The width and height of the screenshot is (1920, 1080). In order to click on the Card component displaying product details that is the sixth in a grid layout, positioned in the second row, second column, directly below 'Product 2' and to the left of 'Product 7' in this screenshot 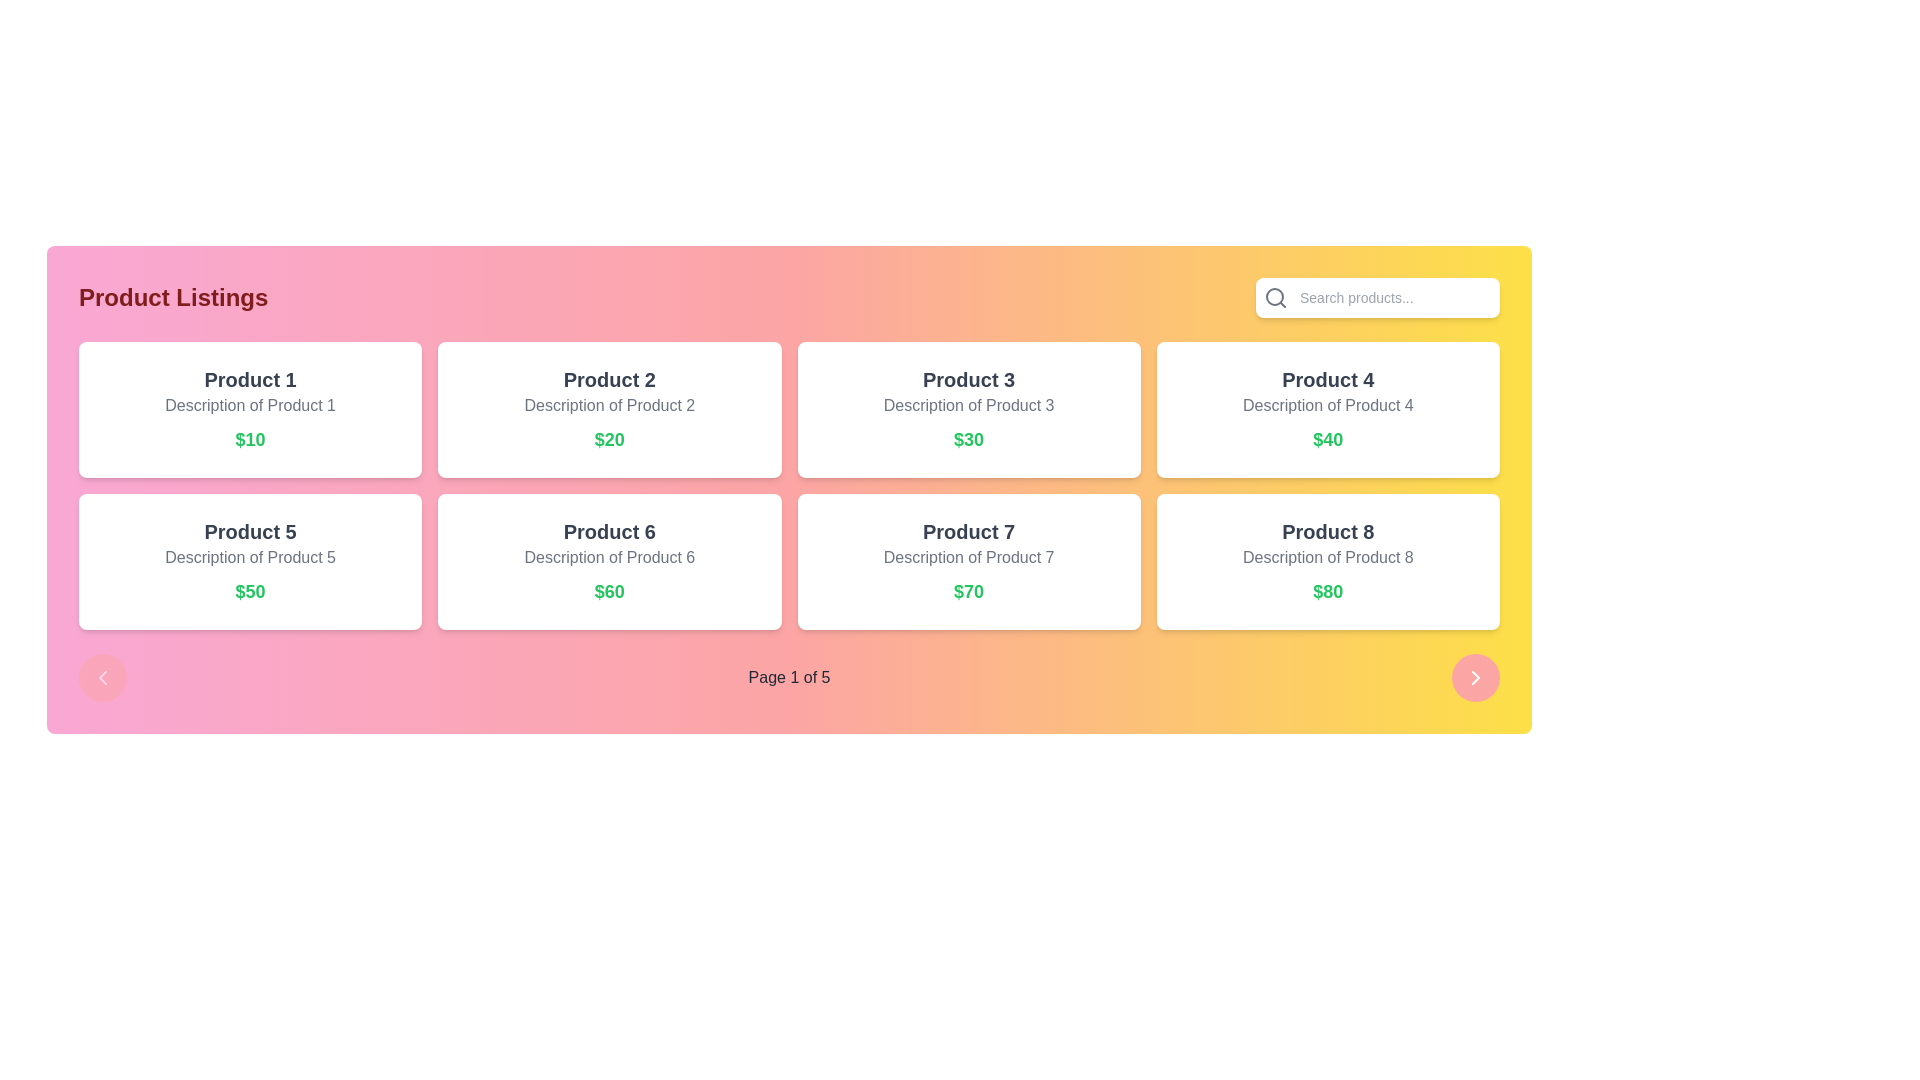, I will do `click(608, 562)`.